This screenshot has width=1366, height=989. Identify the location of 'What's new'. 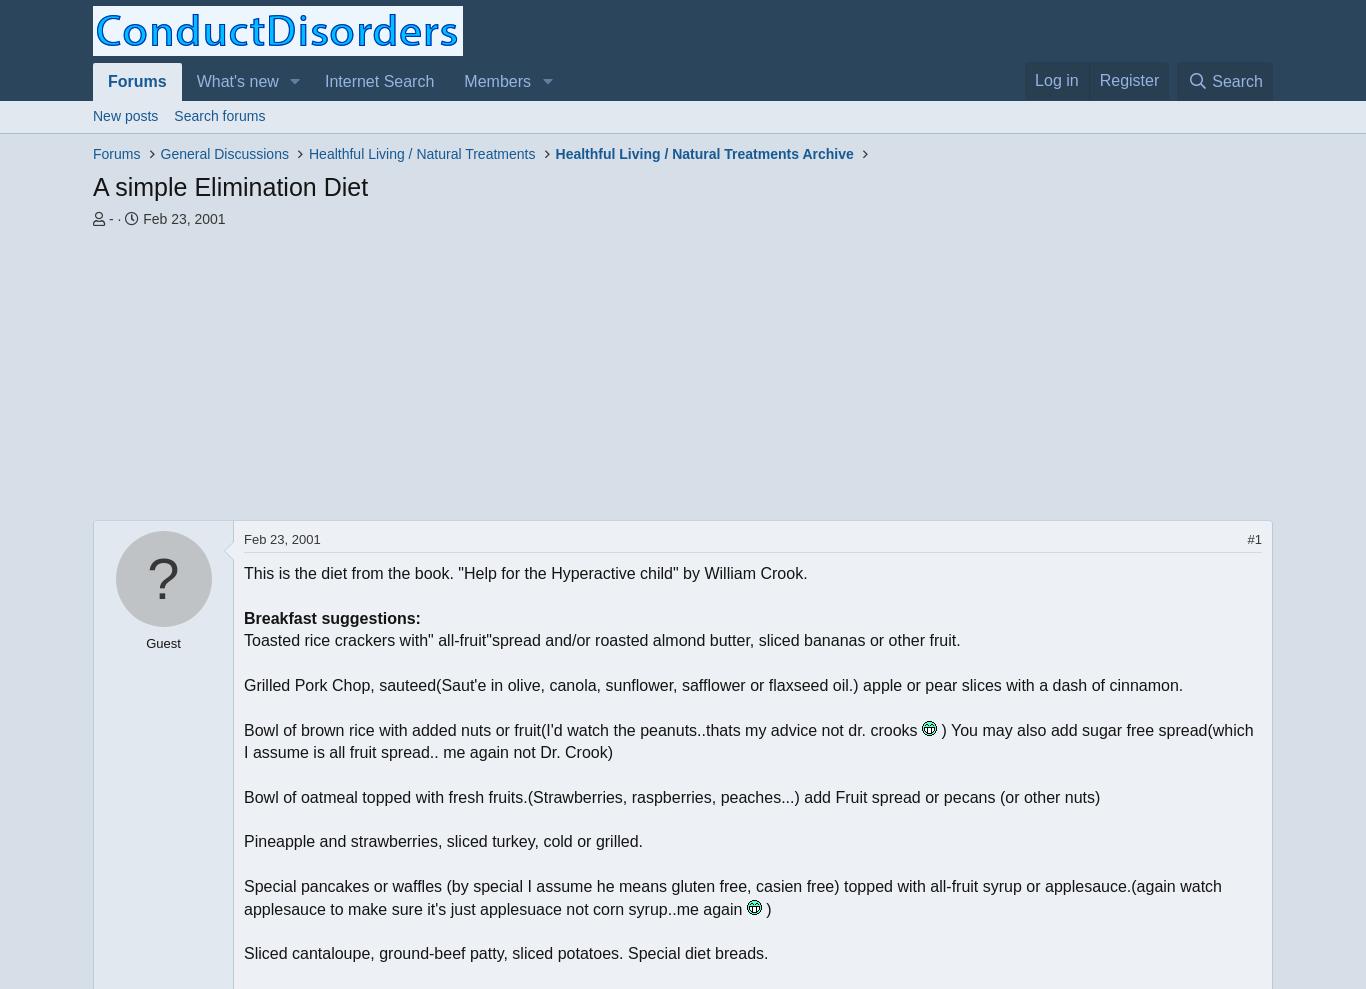
(237, 81).